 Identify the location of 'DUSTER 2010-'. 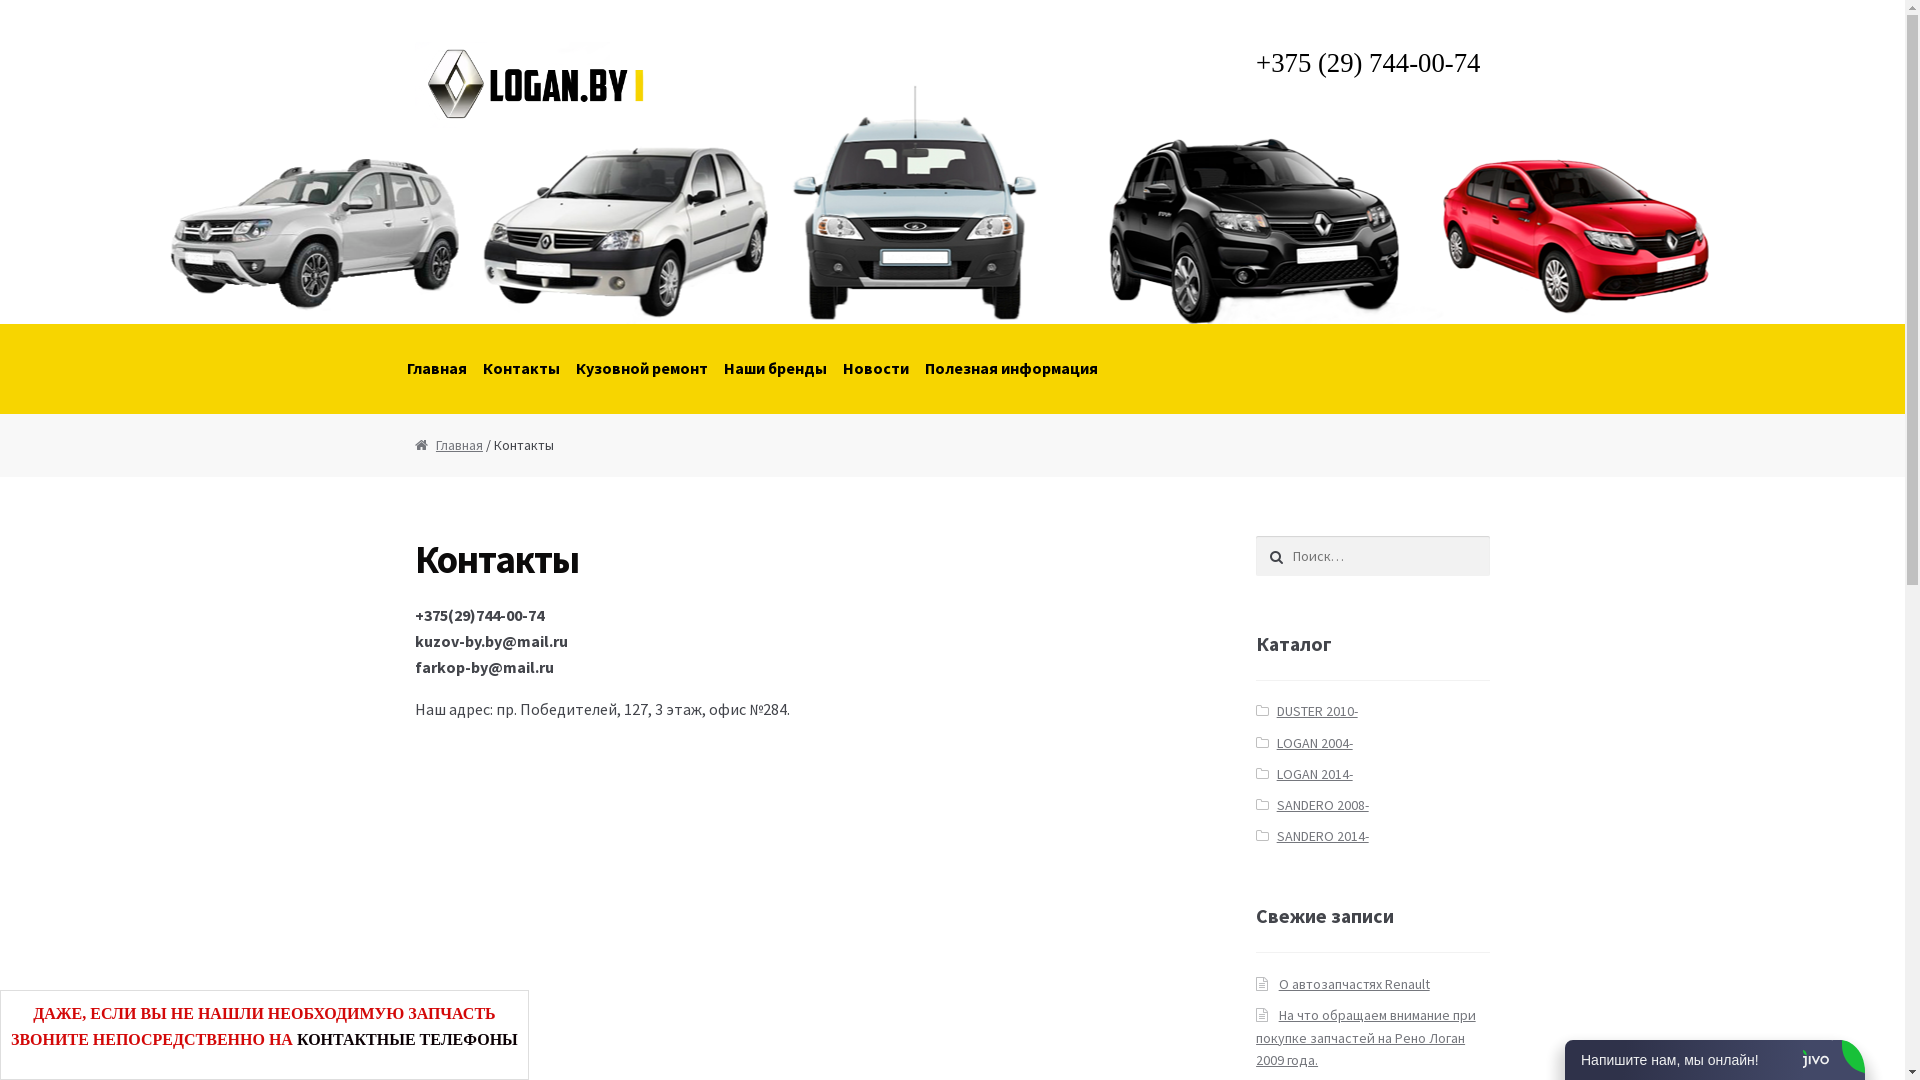
(1317, 709).